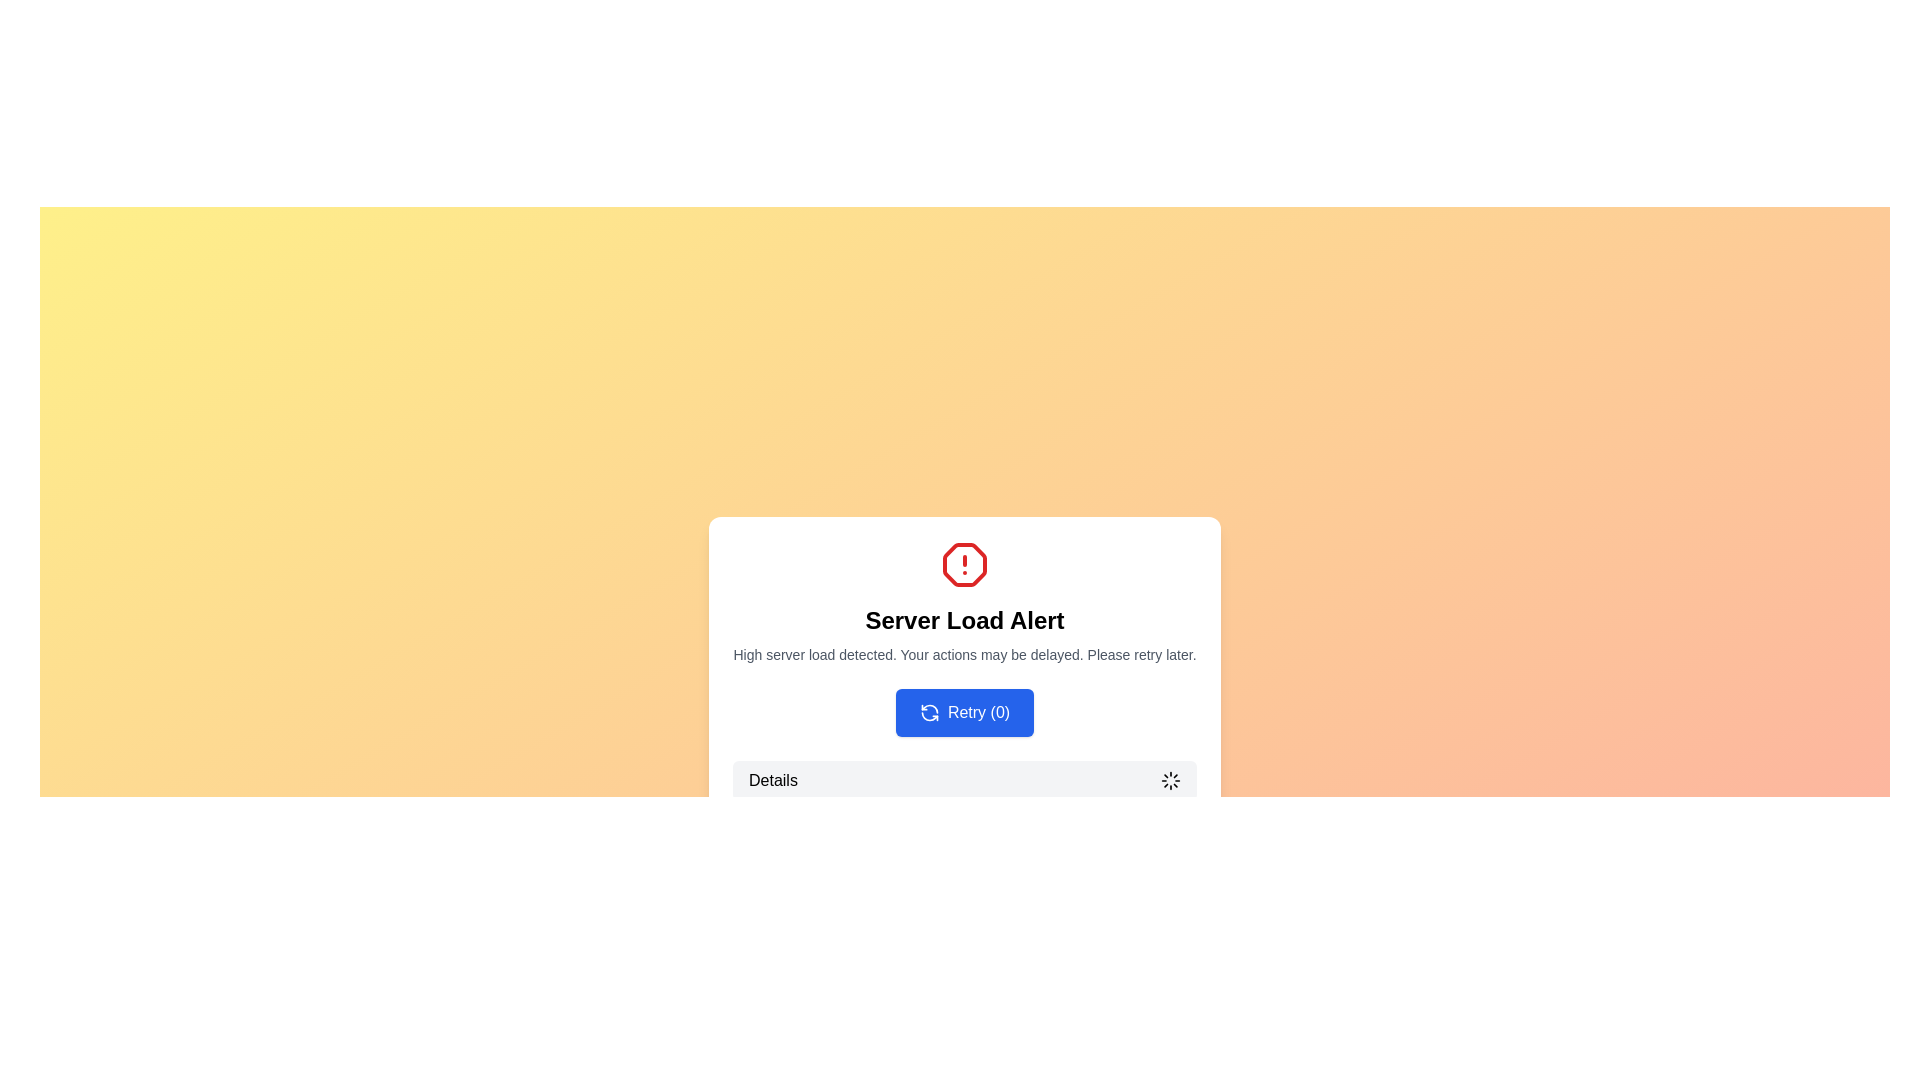 Image resolution: width=1920 pixels, height=1080 pixels. What do you see at coordinates (964, 779) in the screenshot?
I see `the button located below the 'Server Load Alert' message` at bounding box center [964, 779].